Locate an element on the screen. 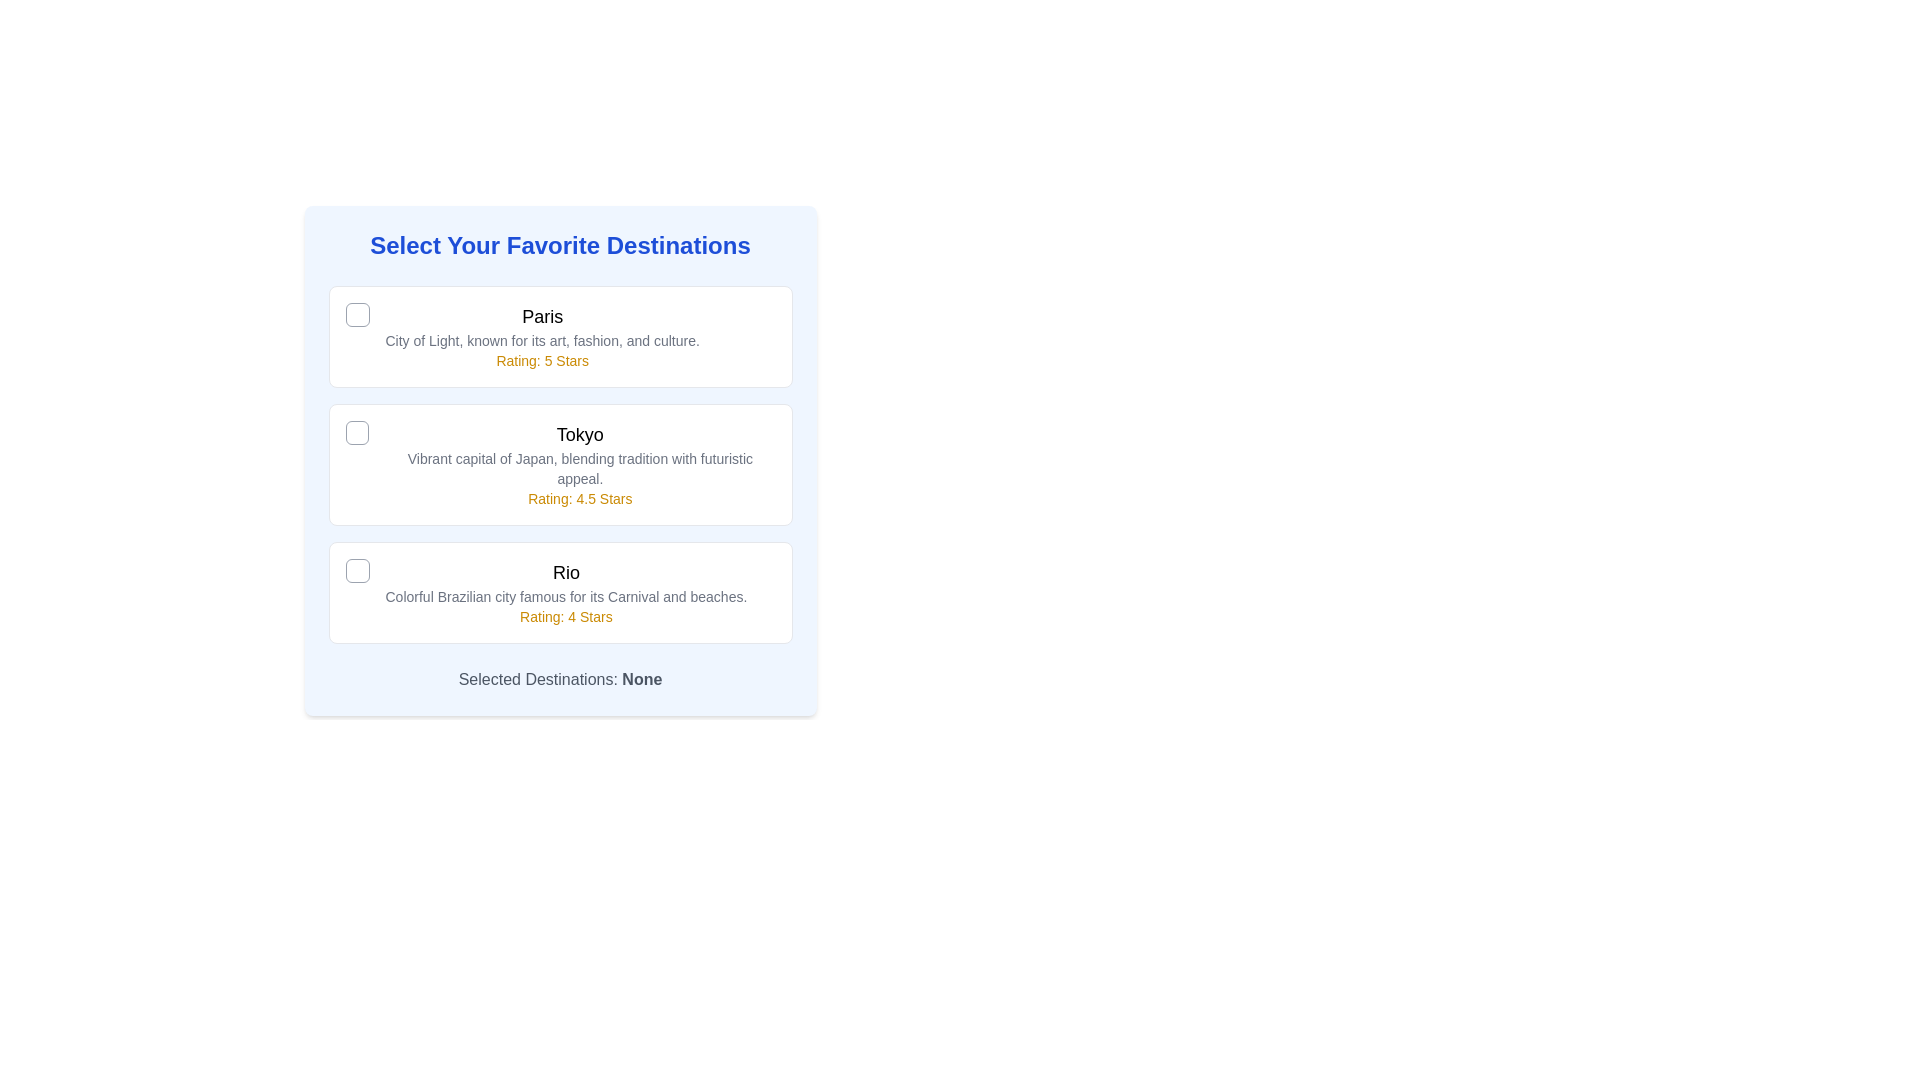 This screenshot has height=1080, width=1920. the informational content block displaying details about 'Tokyo', which includes the header 'Tokyo', a descriptive paragraph, and a rating of '4.5 Stars' is located at coordinates (579, 465).